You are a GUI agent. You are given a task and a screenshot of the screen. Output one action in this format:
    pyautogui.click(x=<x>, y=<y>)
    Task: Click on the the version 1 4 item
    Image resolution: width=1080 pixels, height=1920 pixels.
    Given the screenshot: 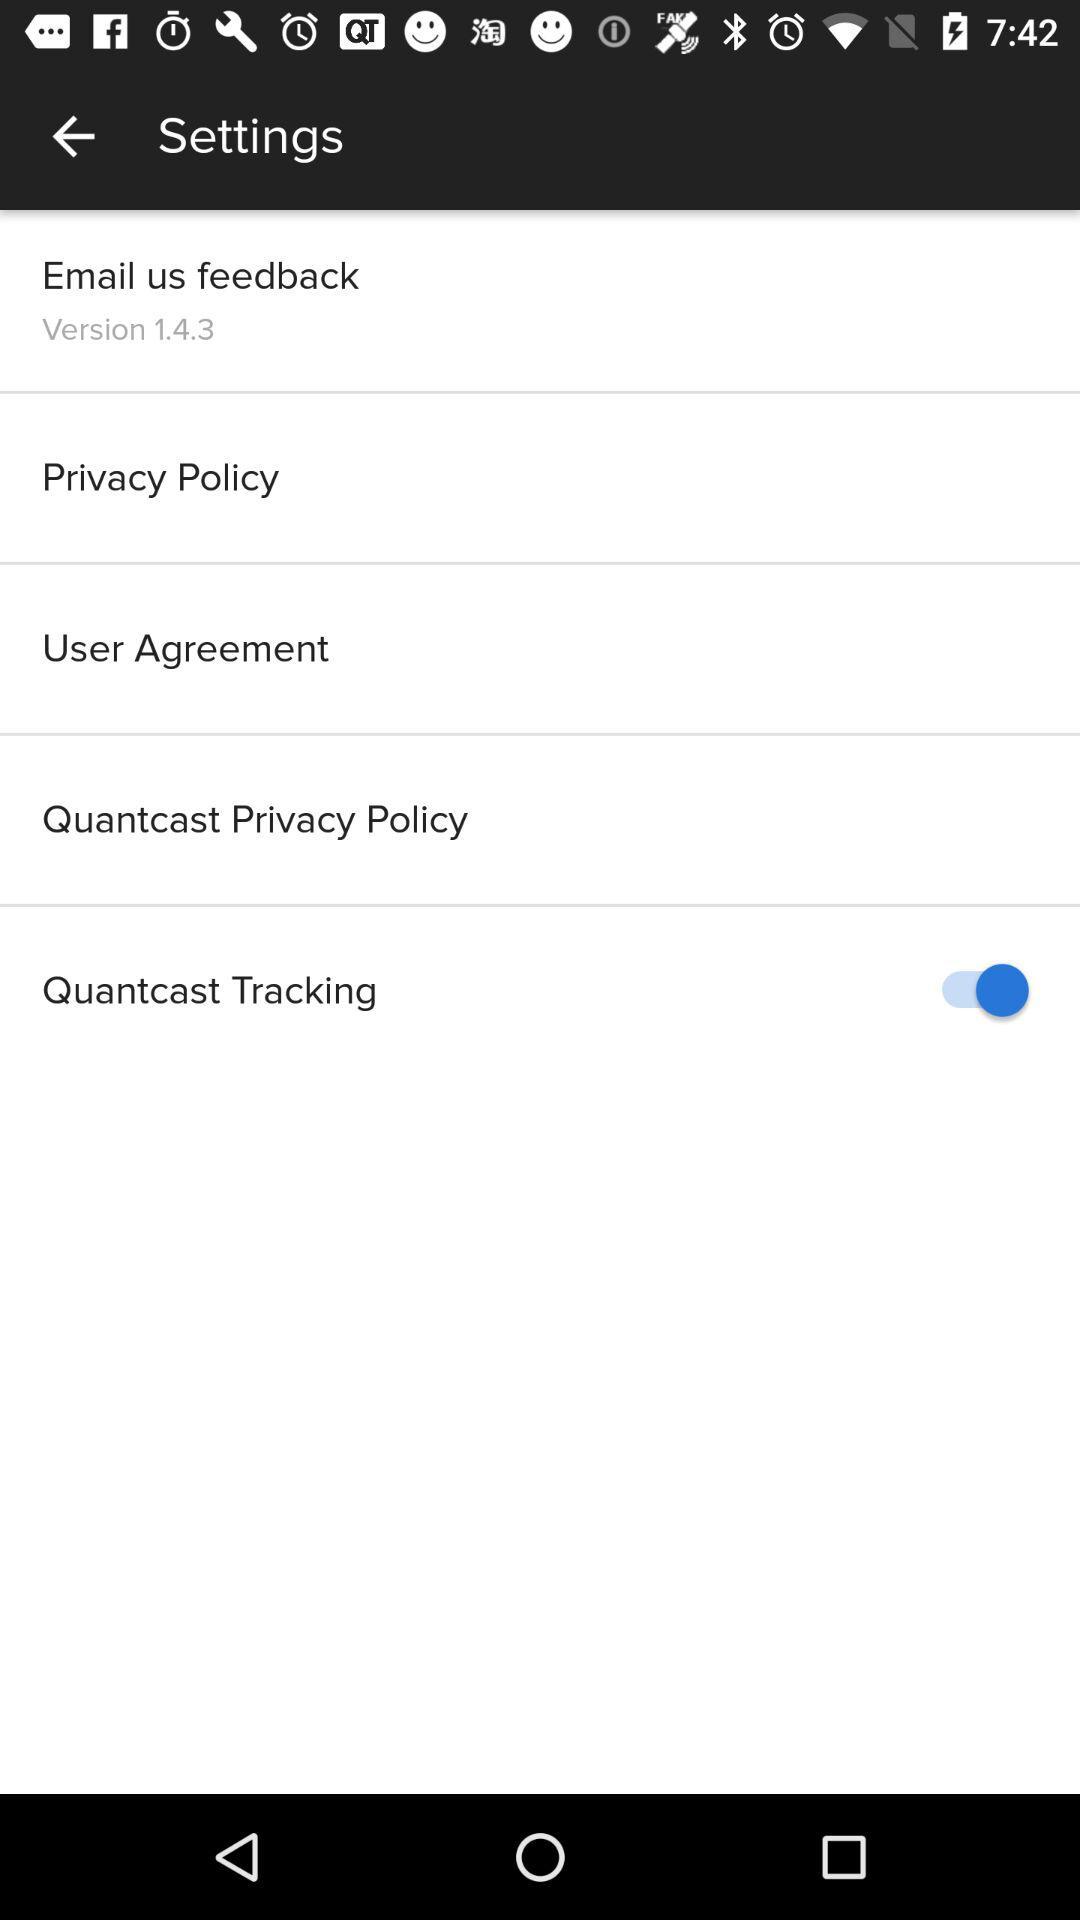 What is the action you would take?
    pyautogui.click(x=128, y=329)
    